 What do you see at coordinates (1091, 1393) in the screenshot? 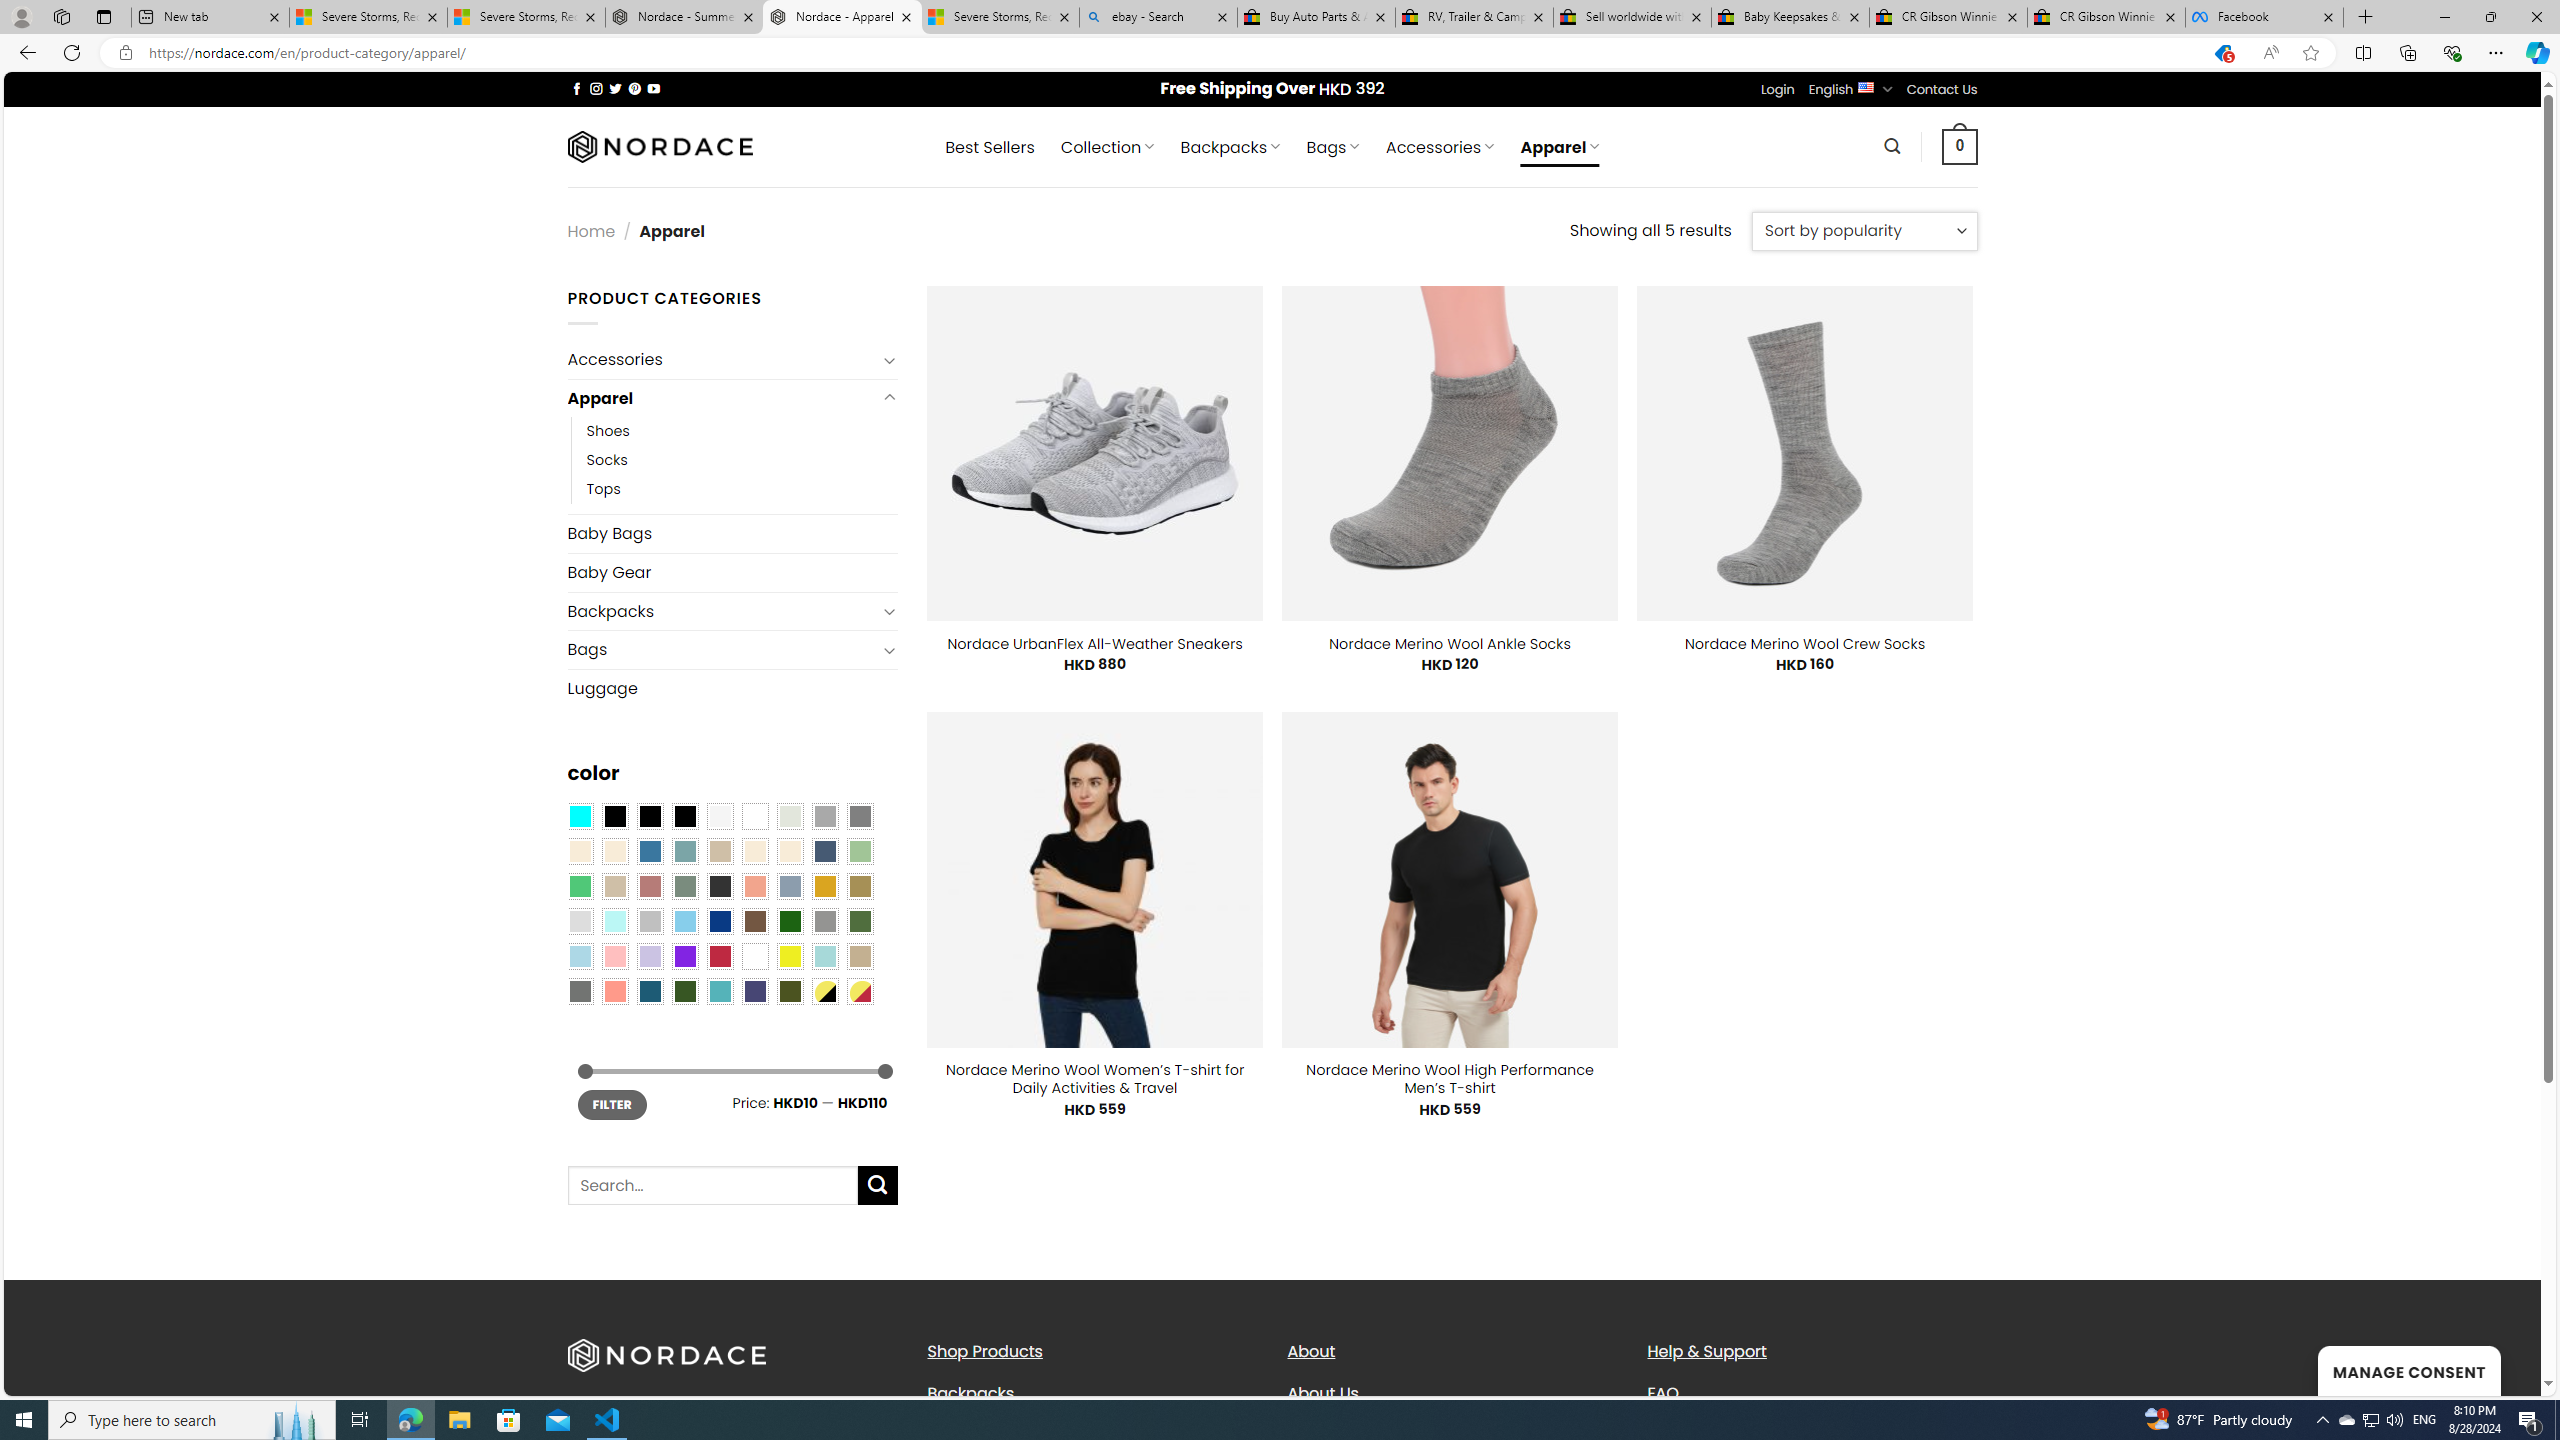
I see `'Backpacks'` at bounding box center [1091, 1393].